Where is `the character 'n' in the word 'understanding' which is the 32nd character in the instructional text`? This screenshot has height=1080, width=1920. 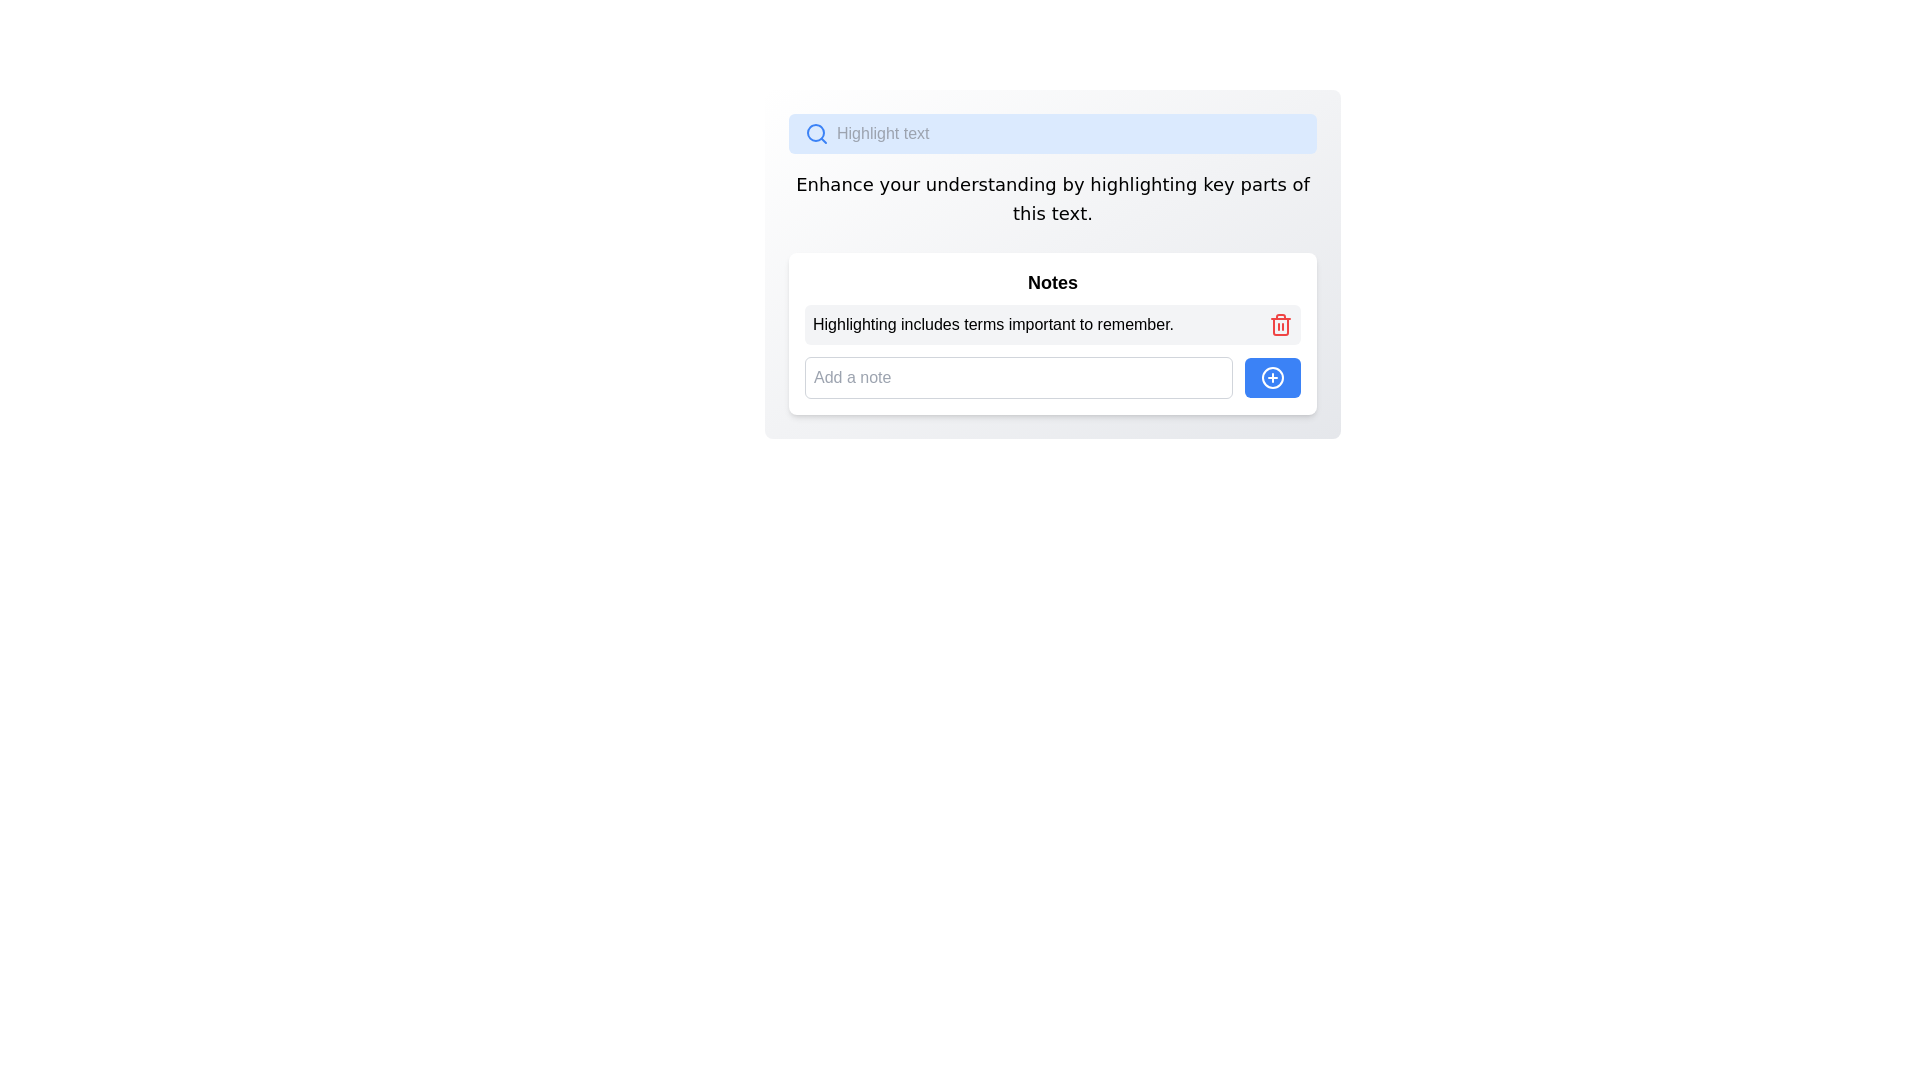 the character 'n' in the word 'understanding' which is the 32nd character in the instructional text is located at coordinates (965, 184).